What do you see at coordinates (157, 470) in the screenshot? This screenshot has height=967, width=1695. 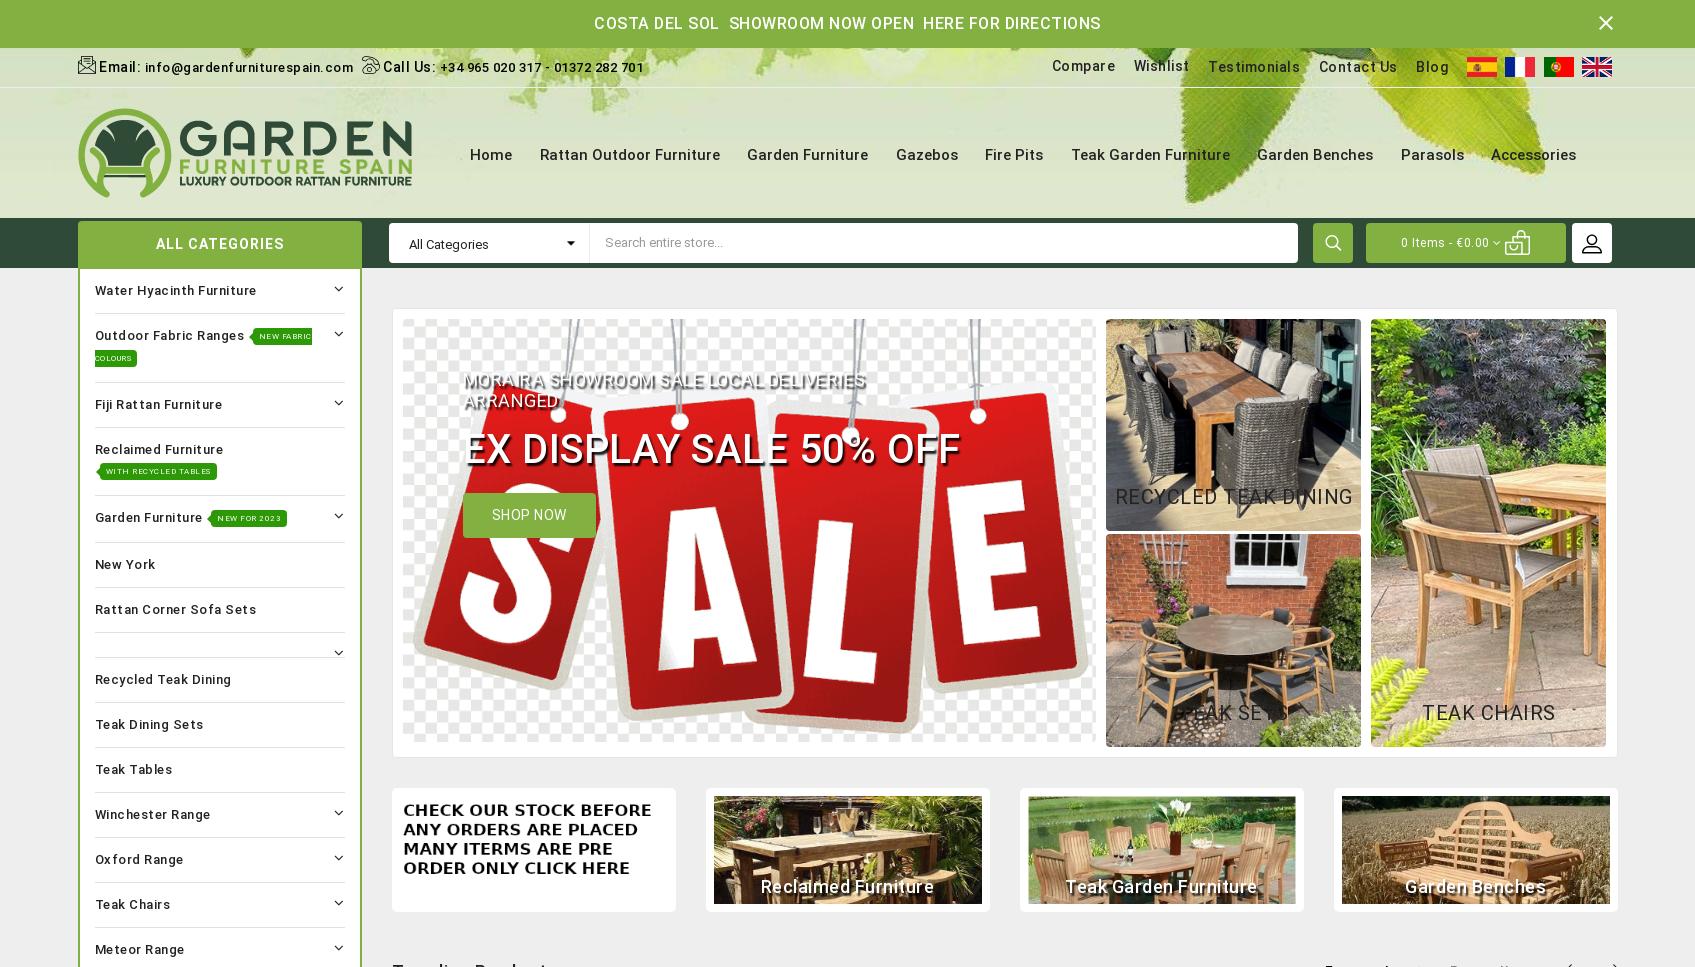 I see `'With Recycled Tables'` at bounding box center [157, 470].